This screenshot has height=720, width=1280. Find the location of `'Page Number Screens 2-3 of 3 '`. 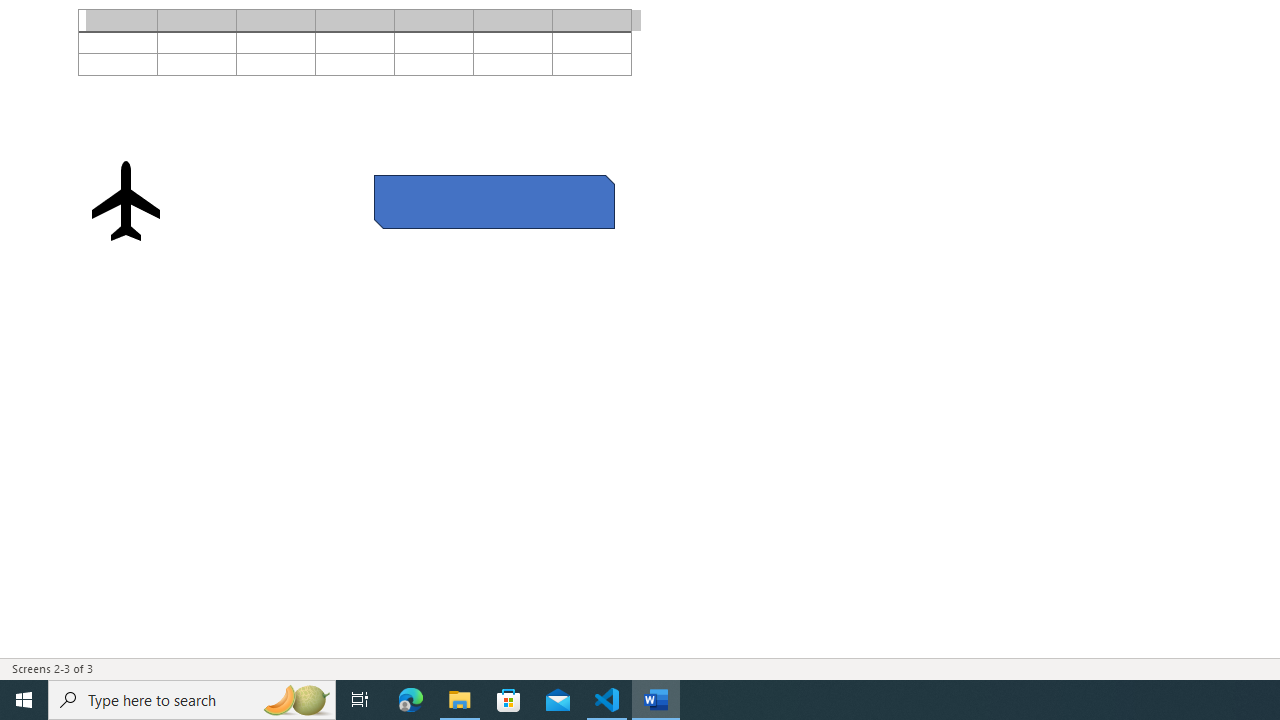

'Page Number Screens 2-3 of 3 ' is located at coordinates (52, 669).